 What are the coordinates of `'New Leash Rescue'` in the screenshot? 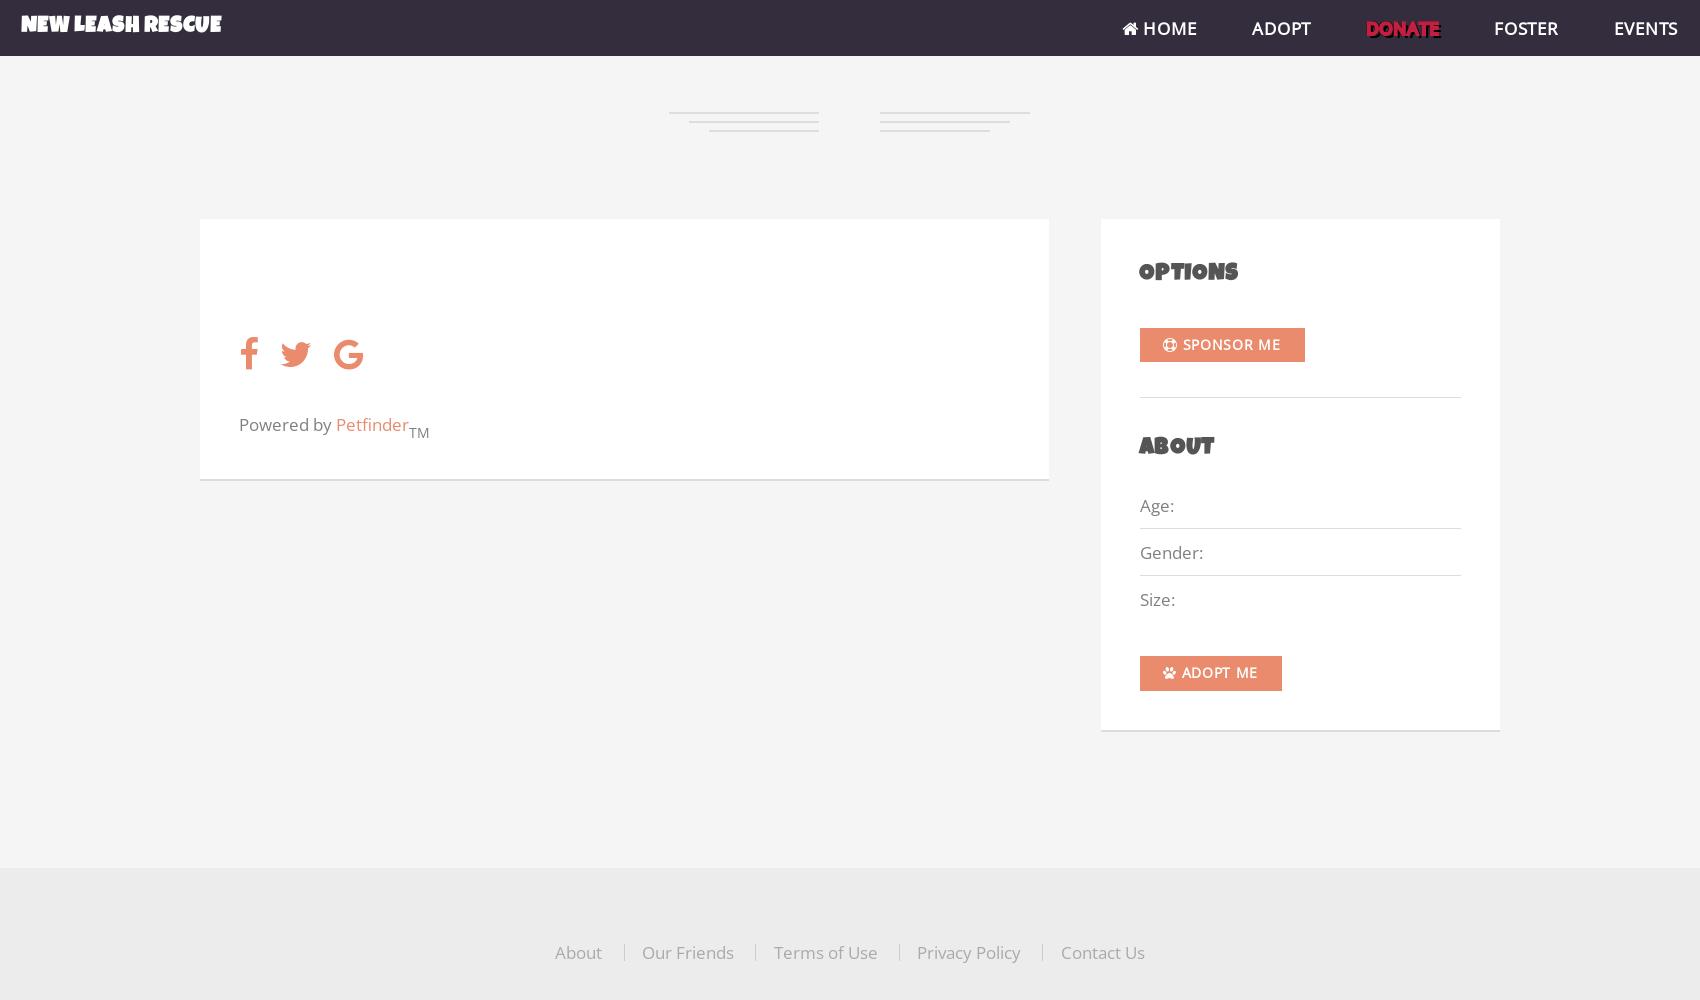 It's located at (119, 27).